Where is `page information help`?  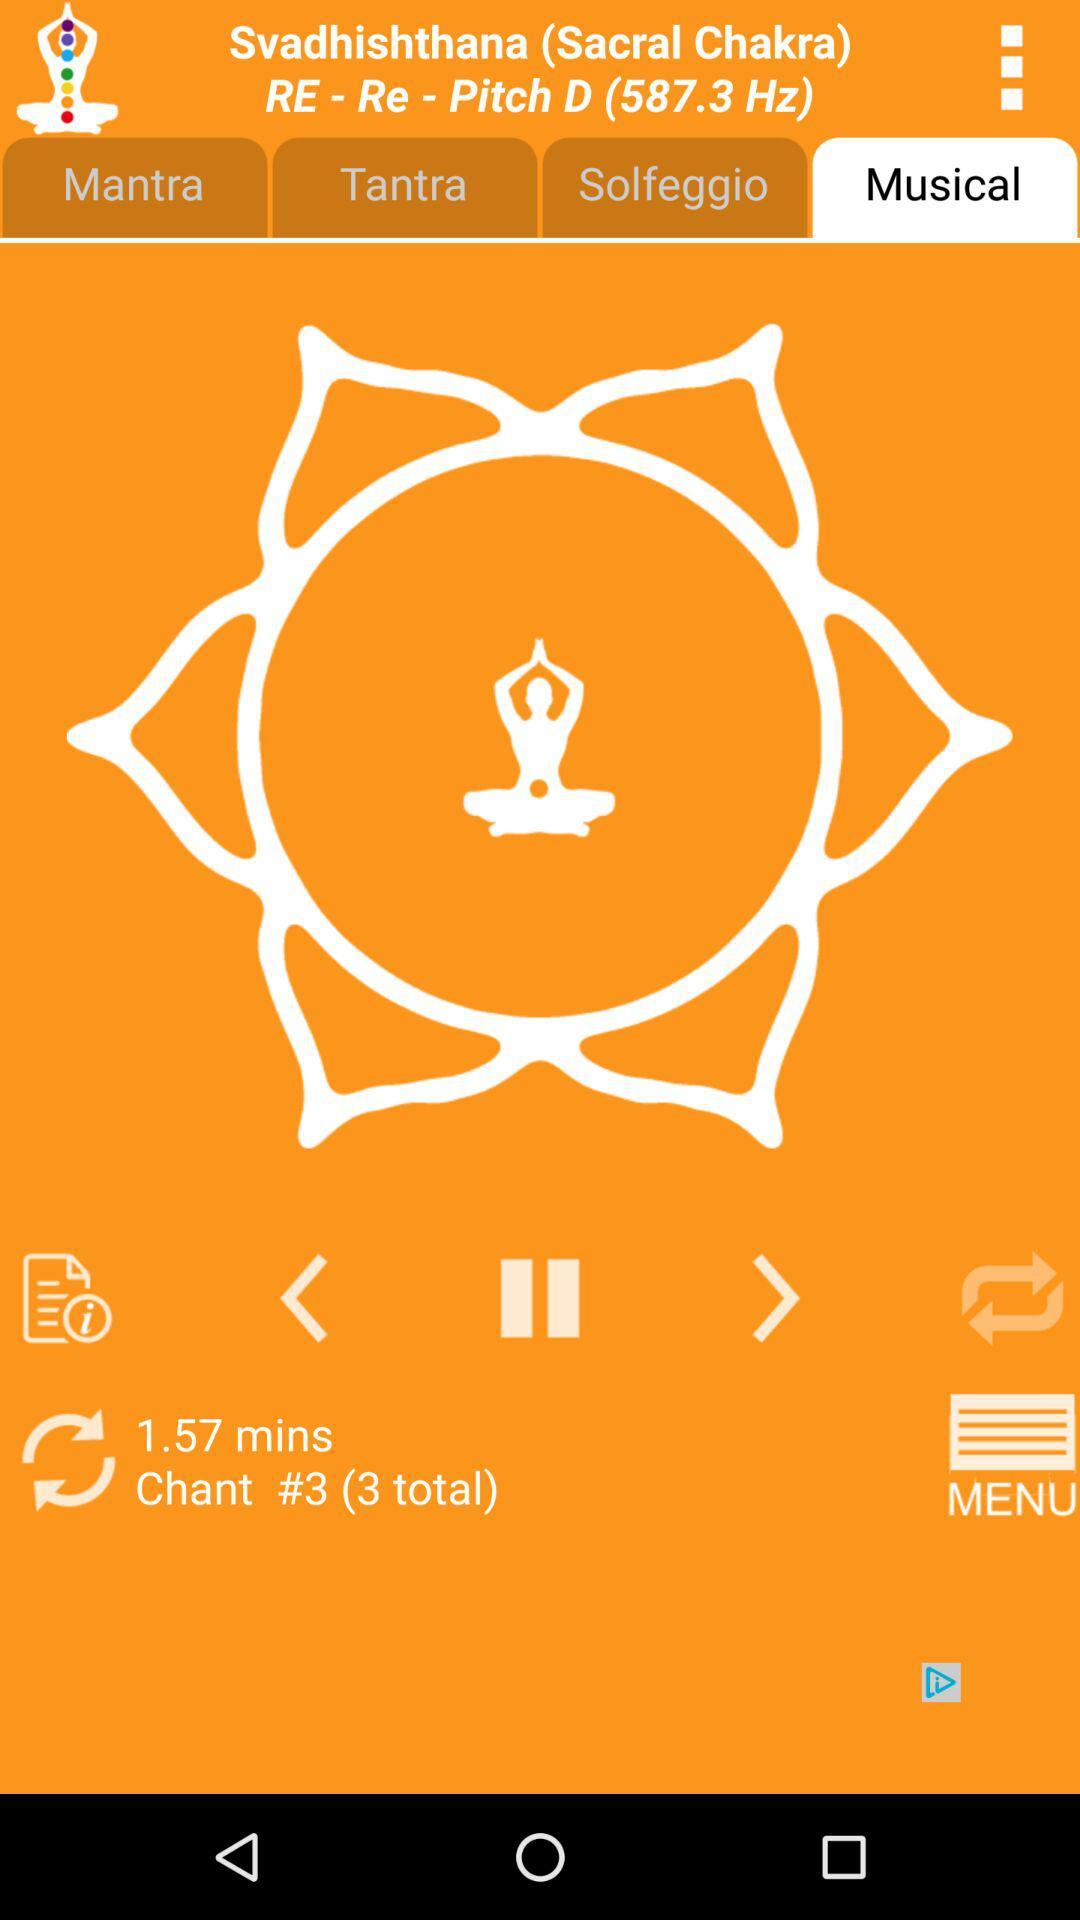
page information help is located at coordinates (66, 1298).